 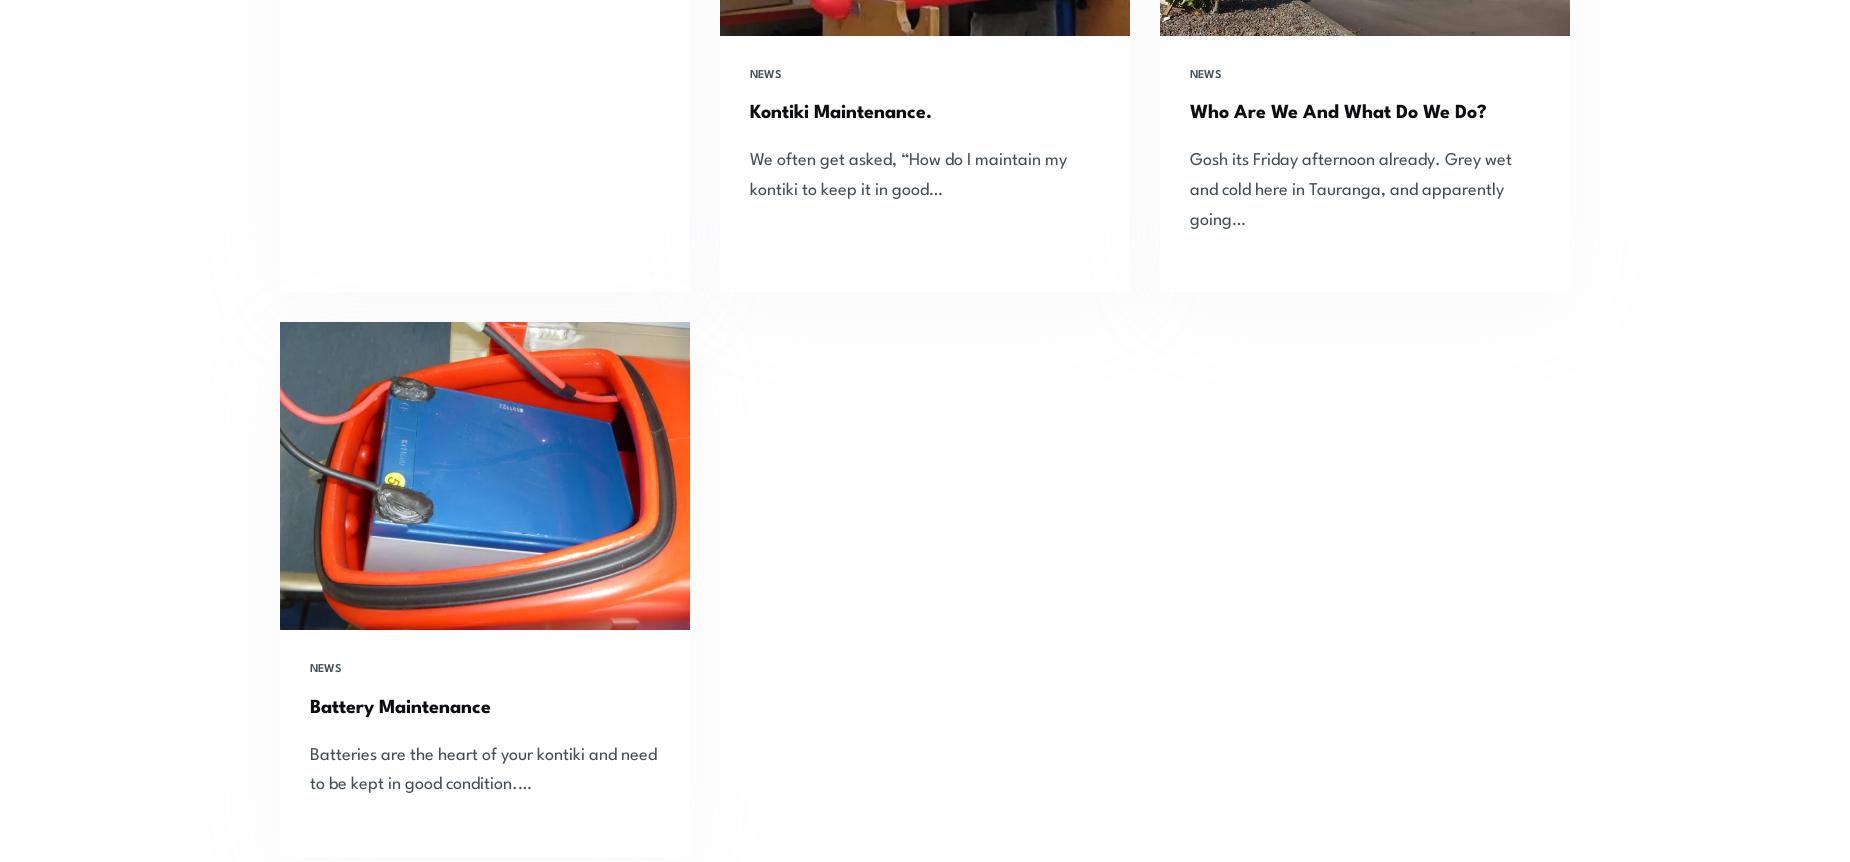 What do you see at coordinates (838, 686) in the screenshot?
I see `'Trace & Tackle'` at bounding box center [838, 686].